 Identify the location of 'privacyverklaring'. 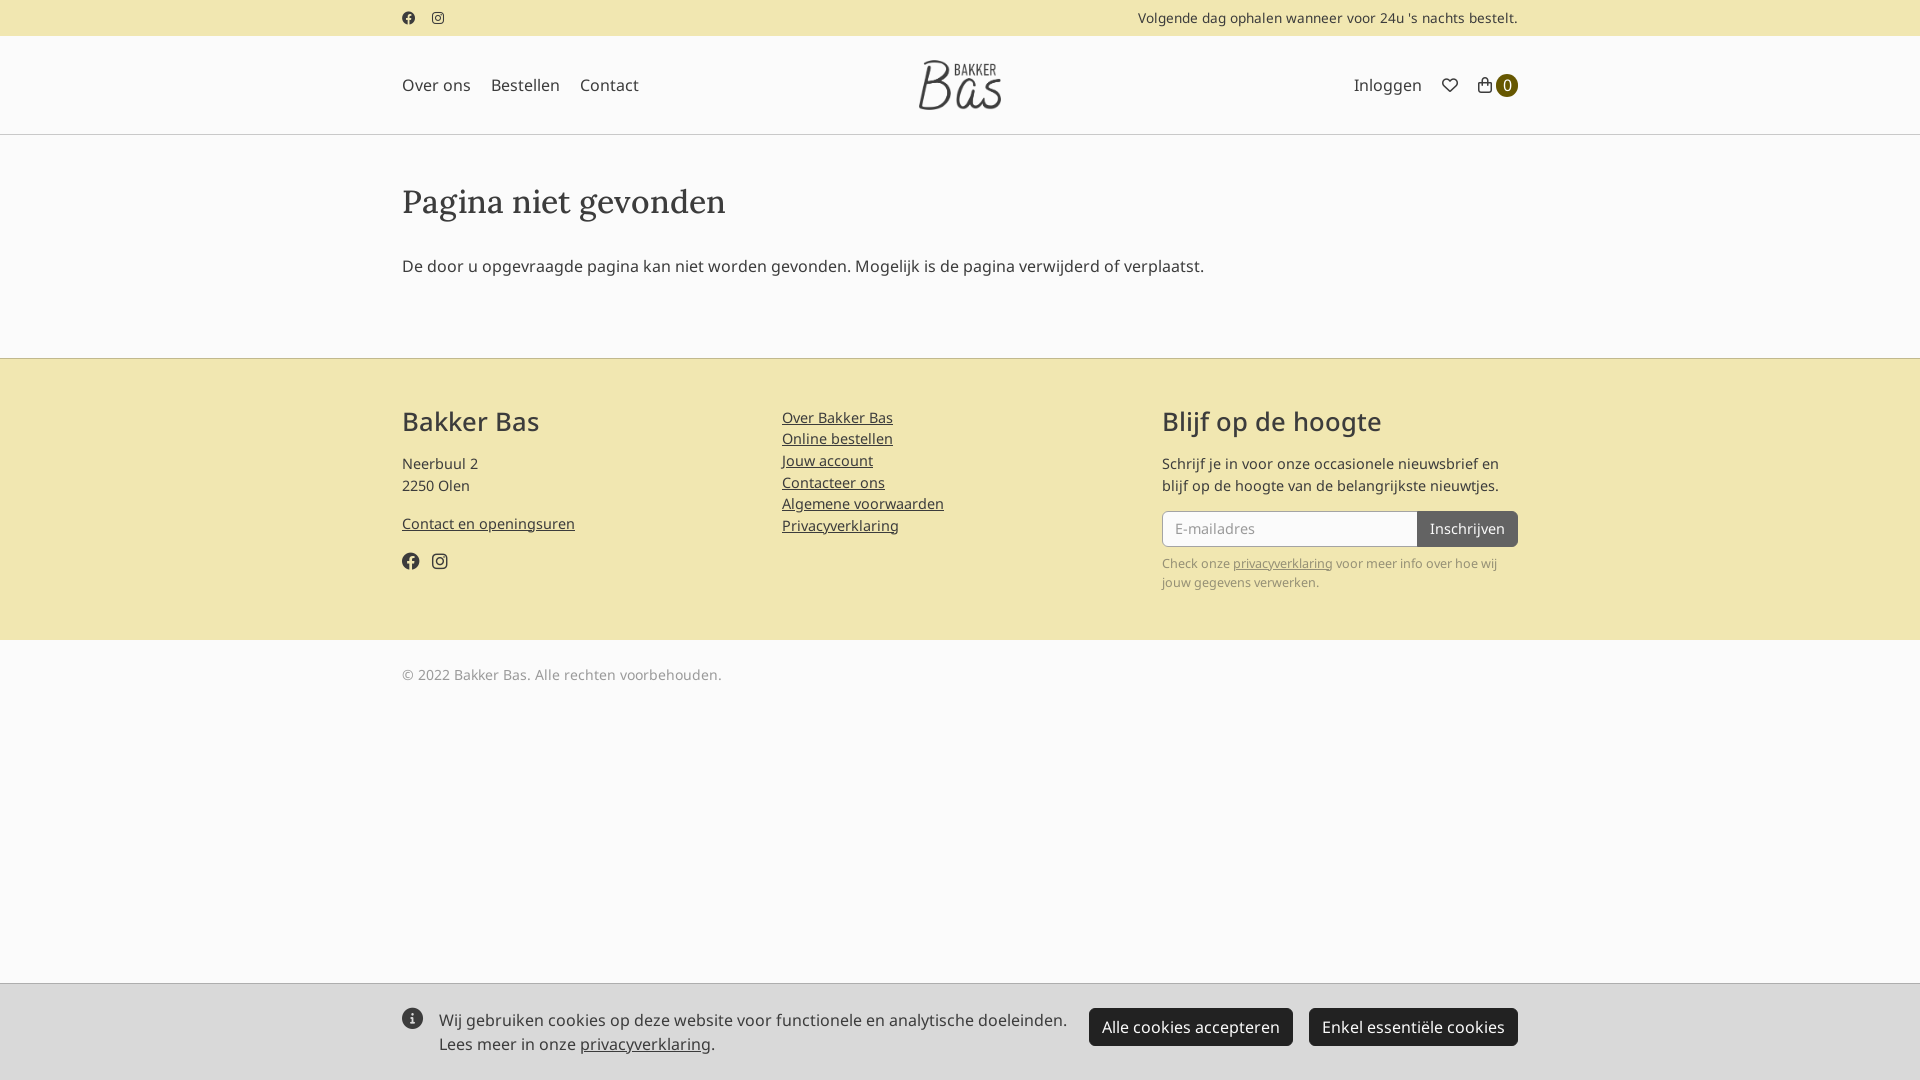
(645, 1043).